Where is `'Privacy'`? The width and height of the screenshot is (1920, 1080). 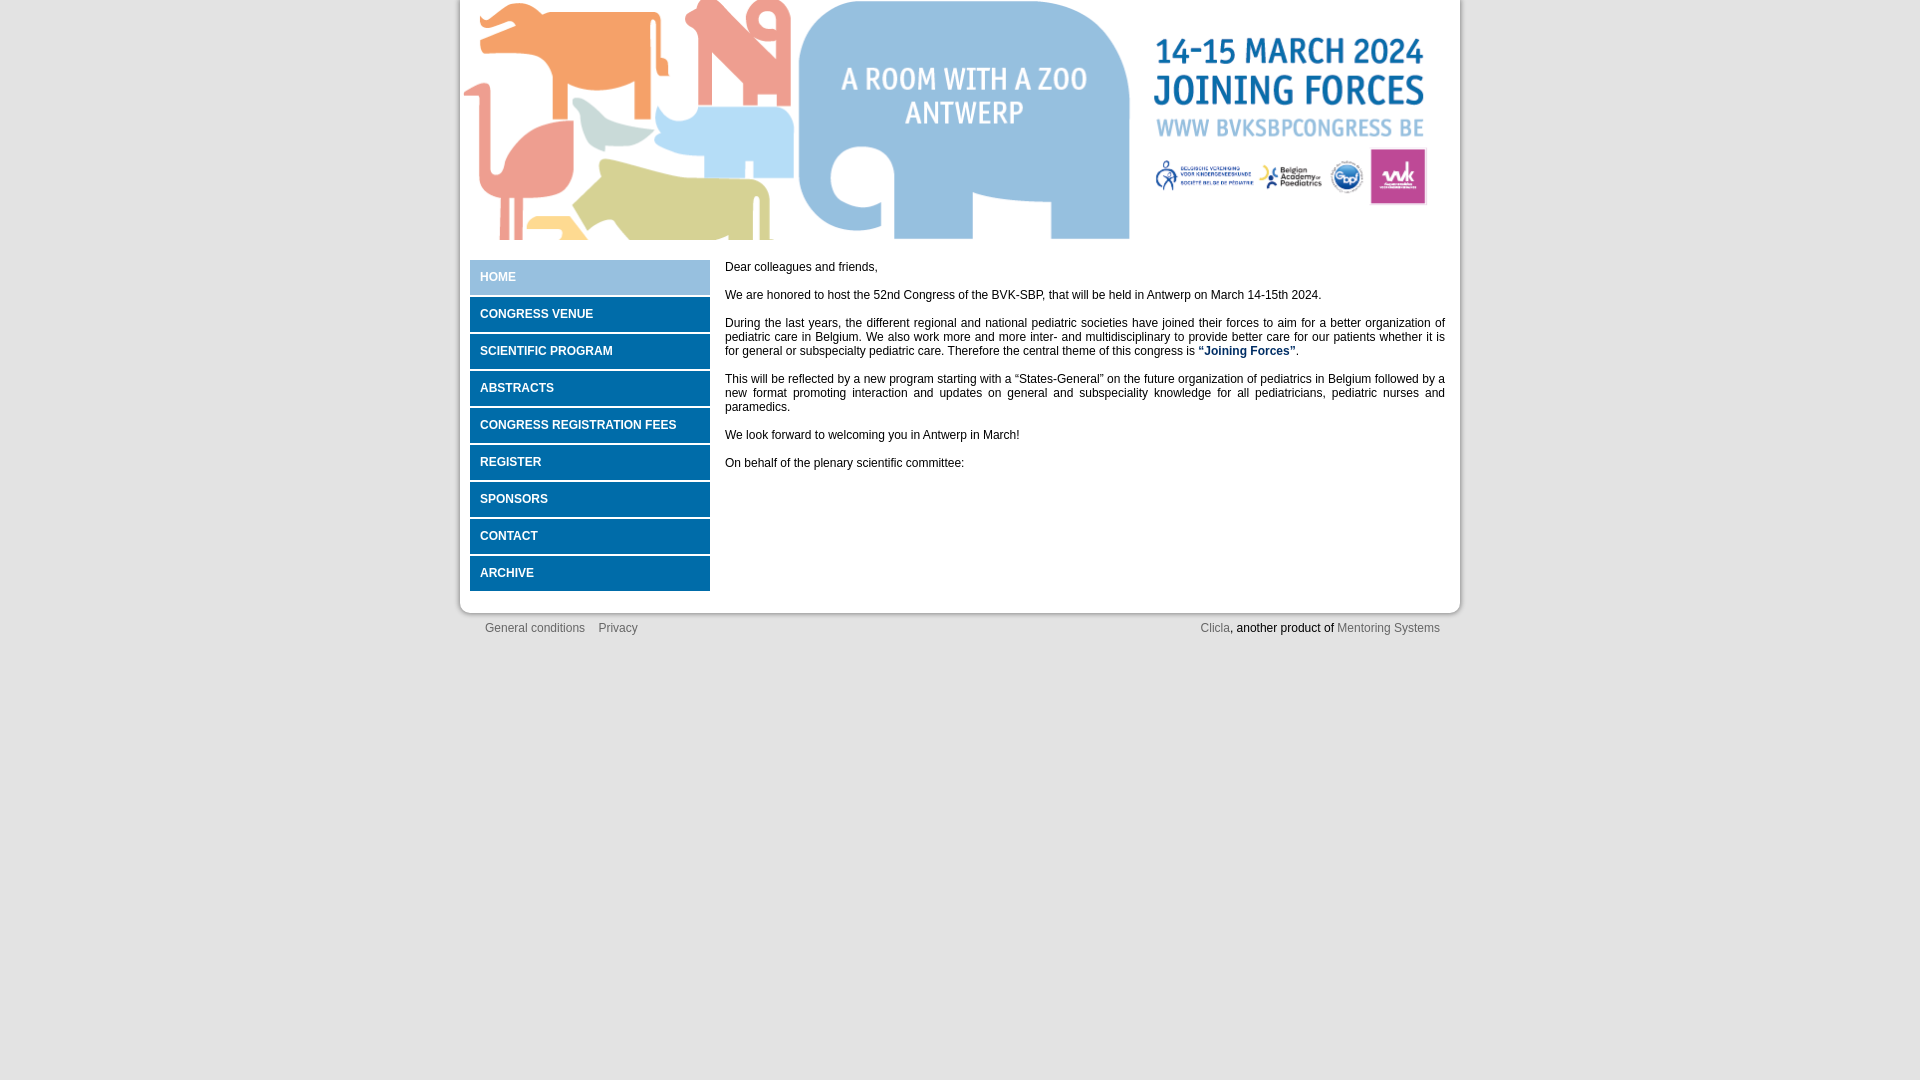 'Privacy' is located at coordinates (616, 627).